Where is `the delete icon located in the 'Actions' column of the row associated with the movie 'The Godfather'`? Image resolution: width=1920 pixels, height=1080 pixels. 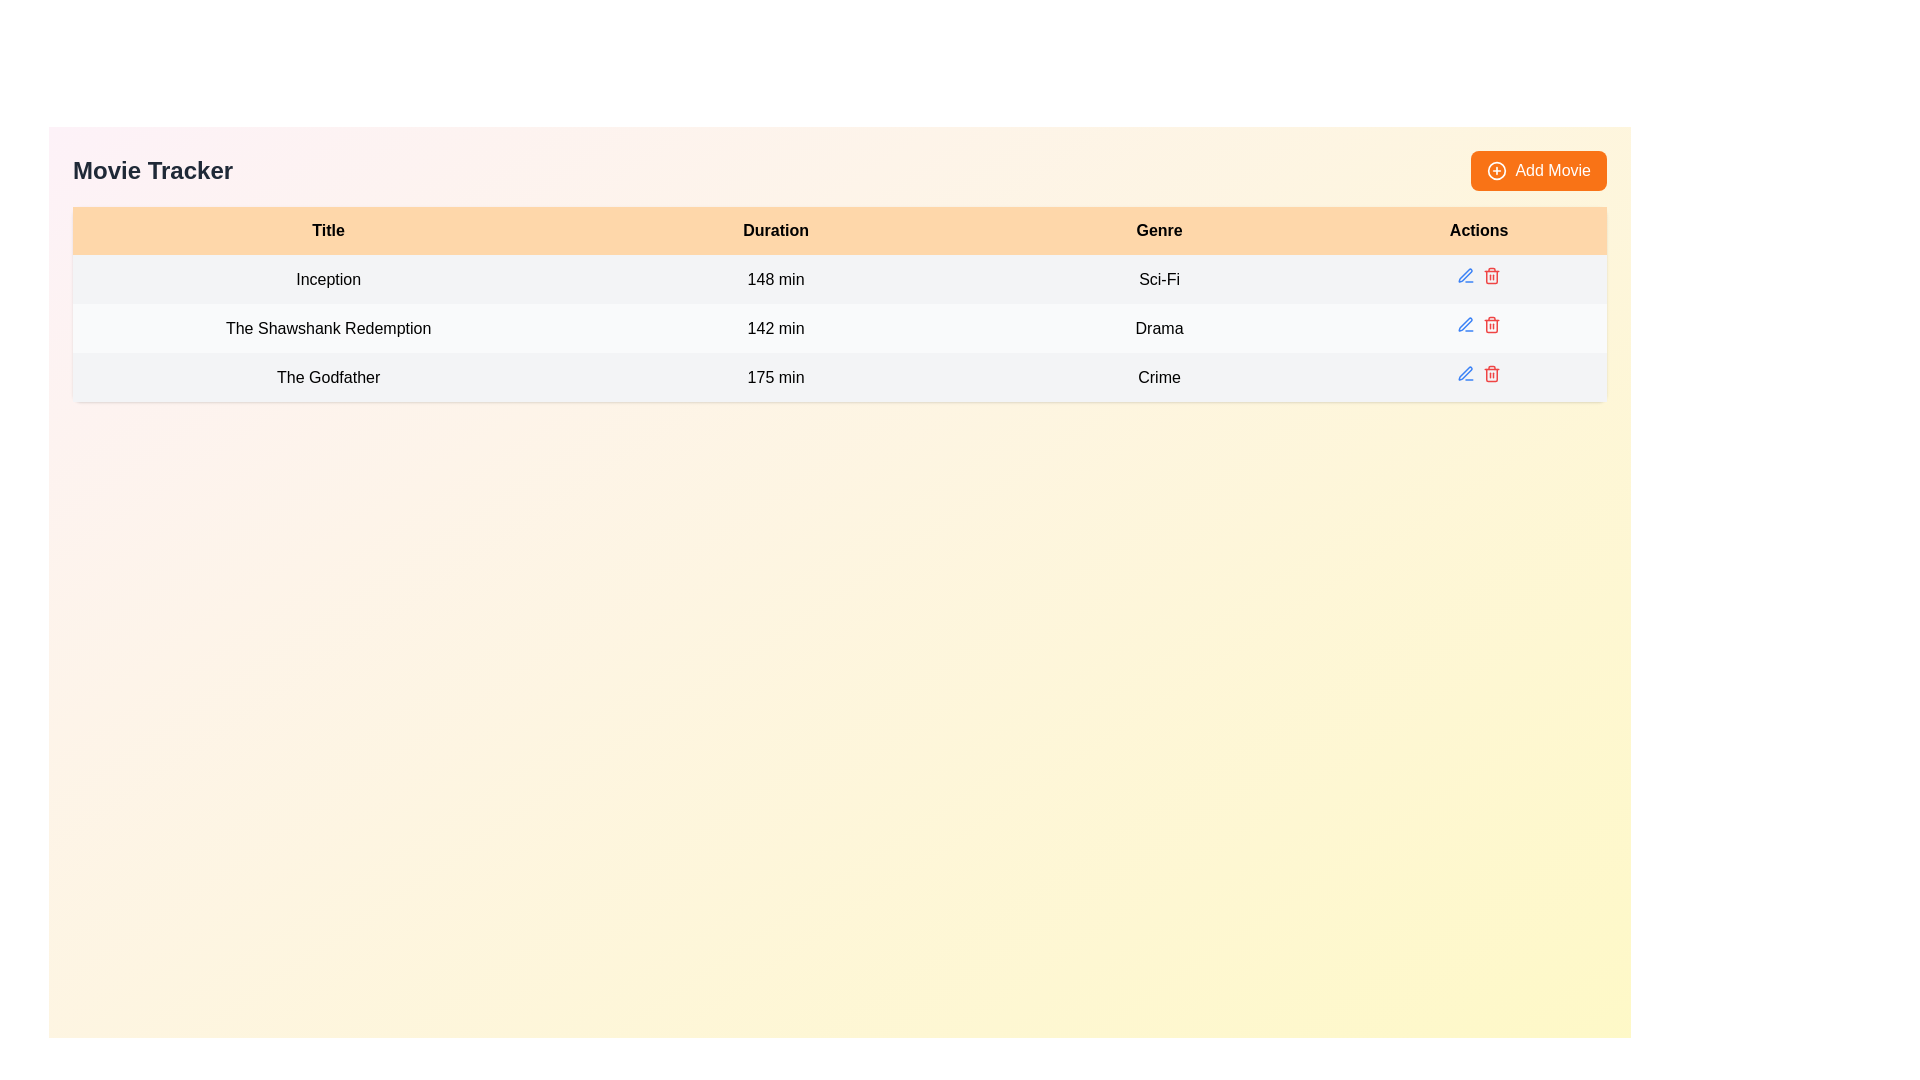 the delete icon located in the 'Actions' column of the row associated with the movie 'The Godfather' is located at coordinates (1479, 377).